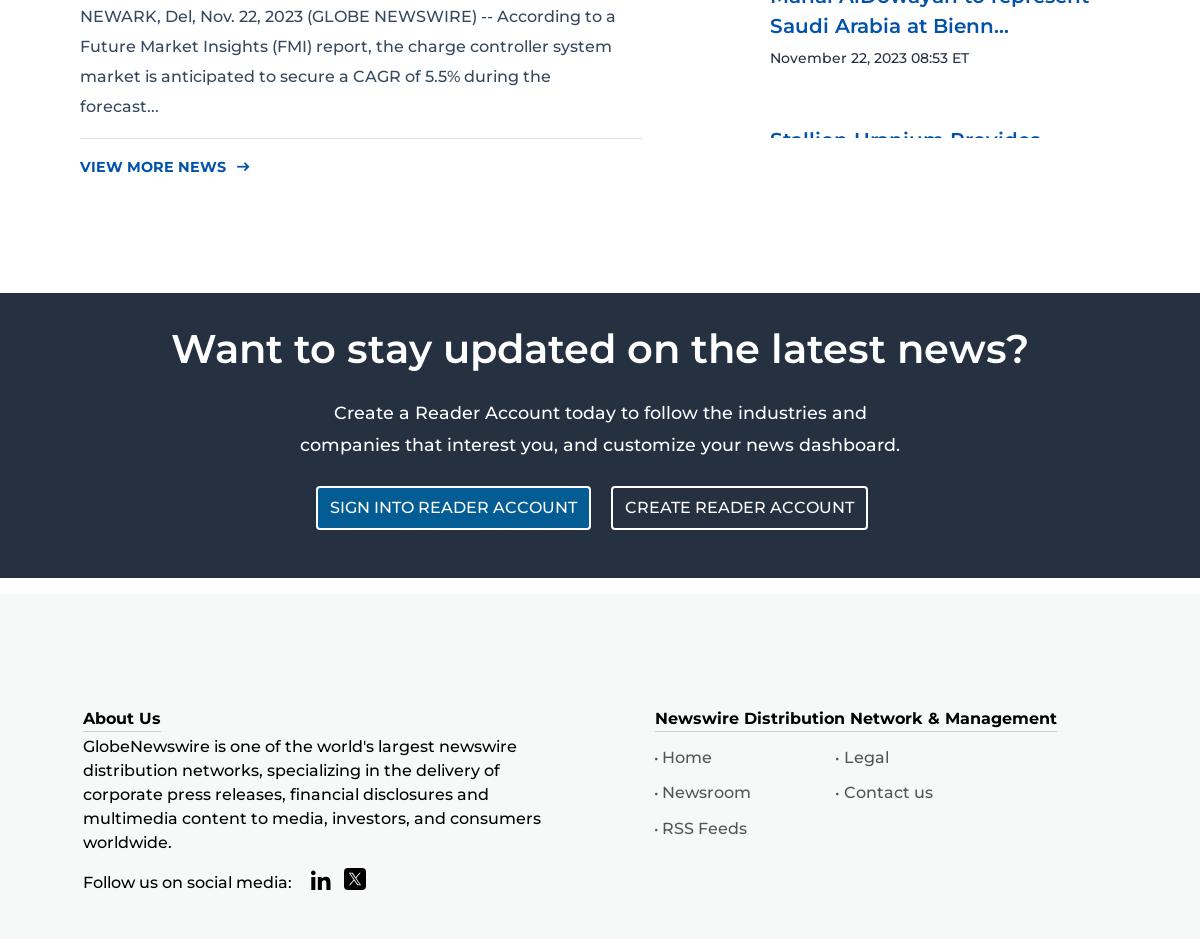 The image size is (1200, 939). I want to click on 'View More News', so click(152, 166).